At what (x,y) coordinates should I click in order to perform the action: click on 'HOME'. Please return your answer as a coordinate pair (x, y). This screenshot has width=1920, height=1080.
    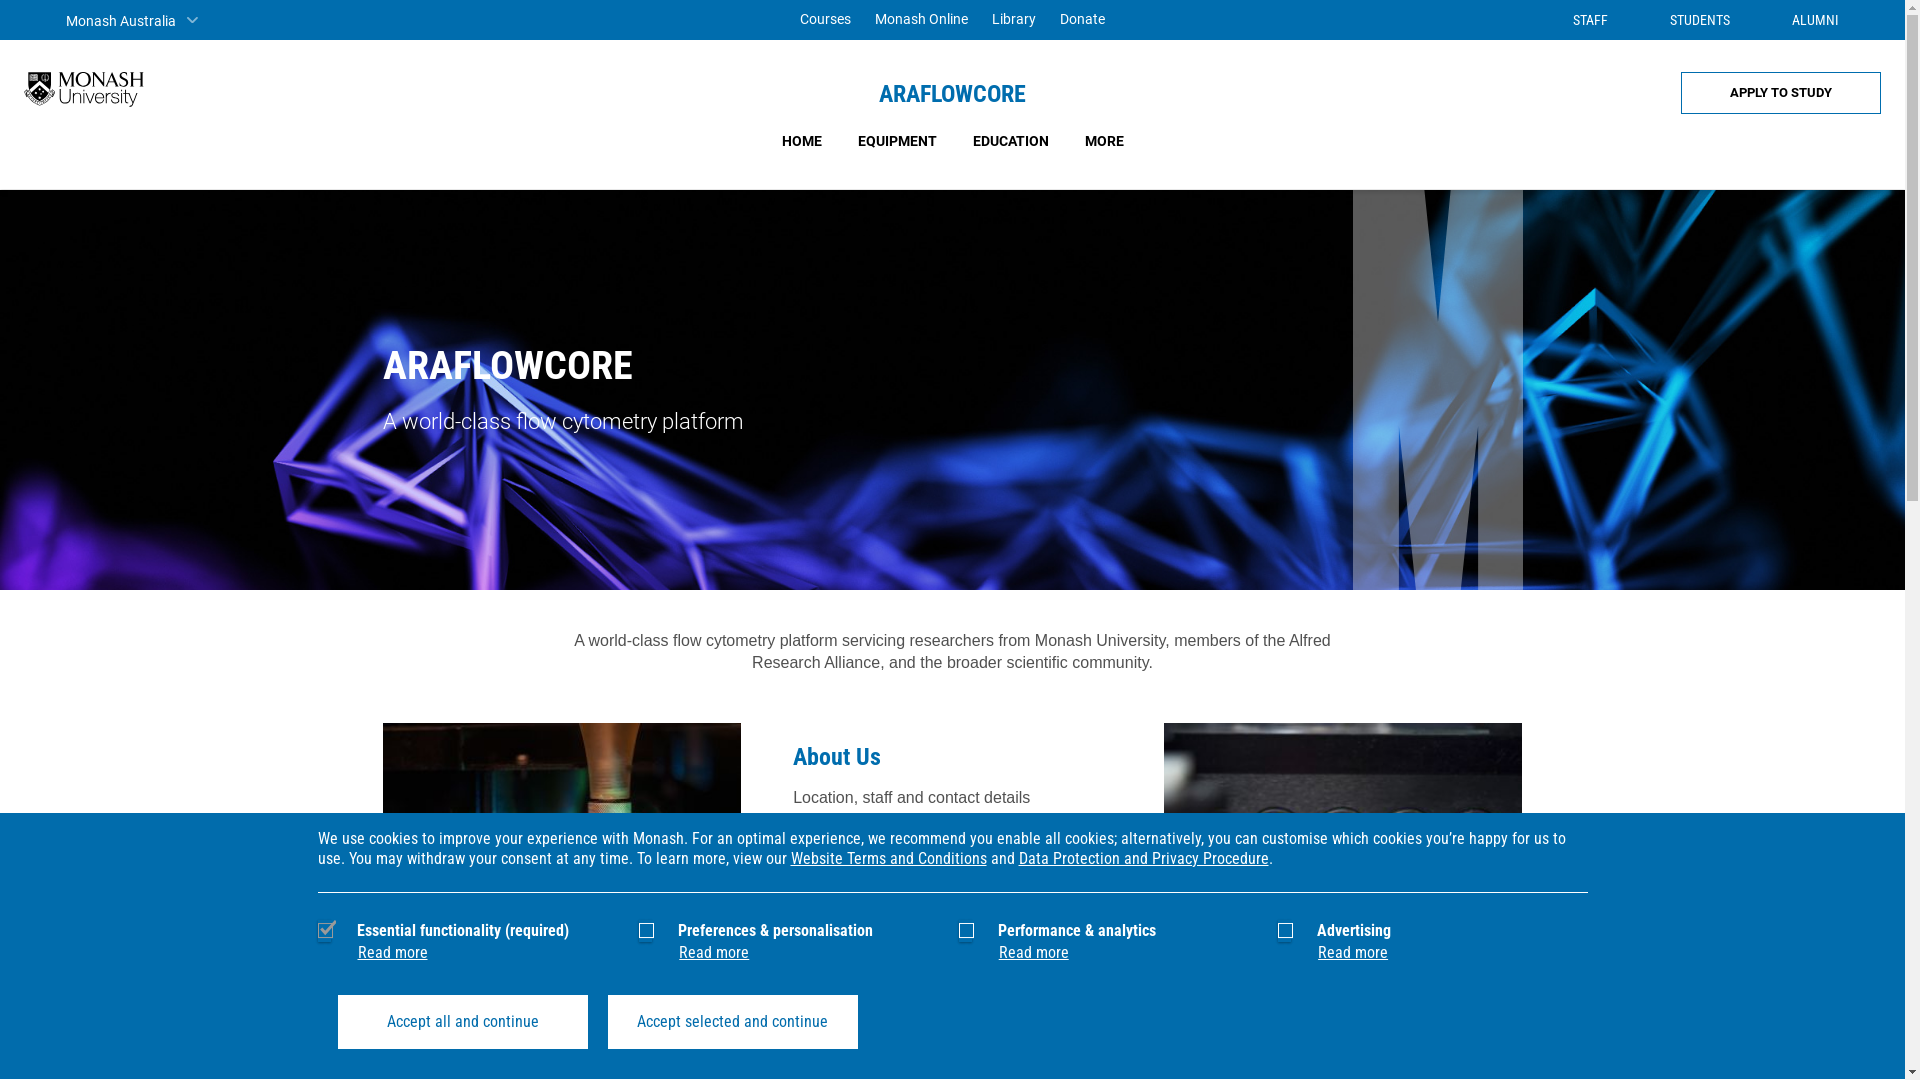
    Looking at the image, I should click on (801, 140).